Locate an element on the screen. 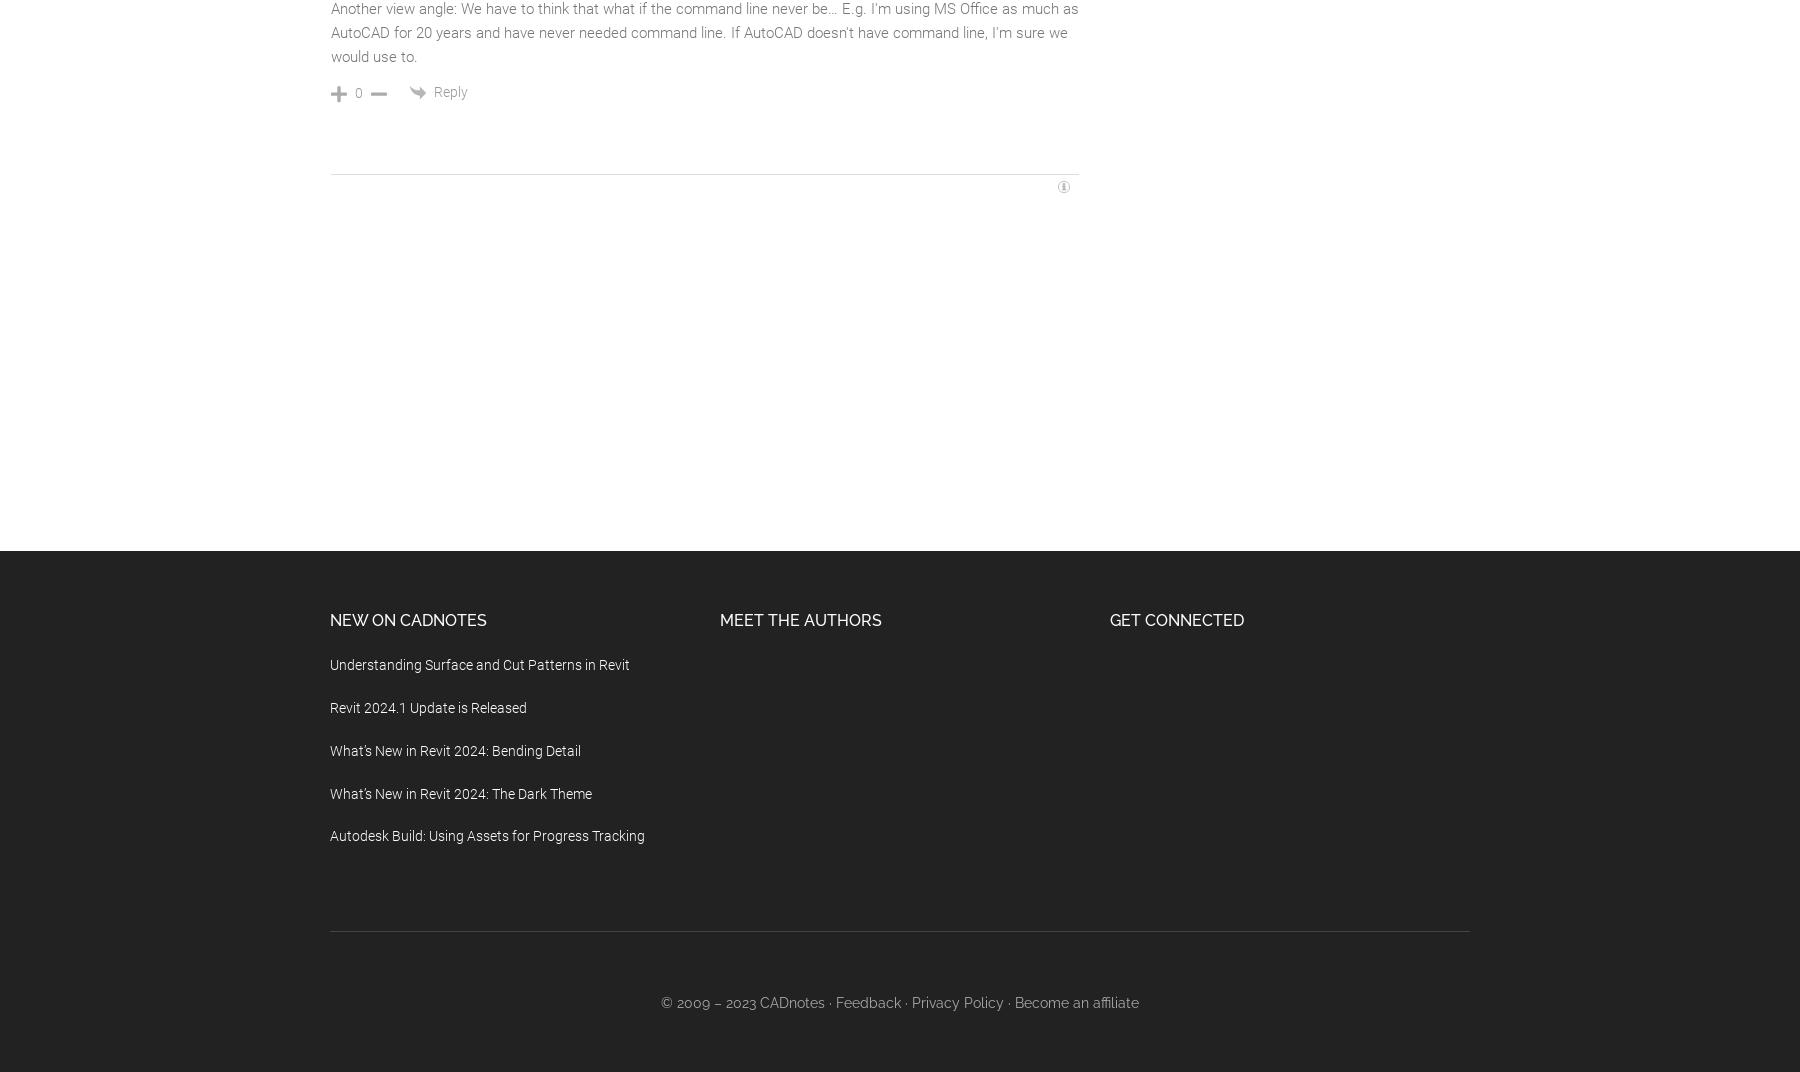 The width and height of the screenshot is (1800, 1072). 'Meet the Authors' is located at coordinates (801, 620).